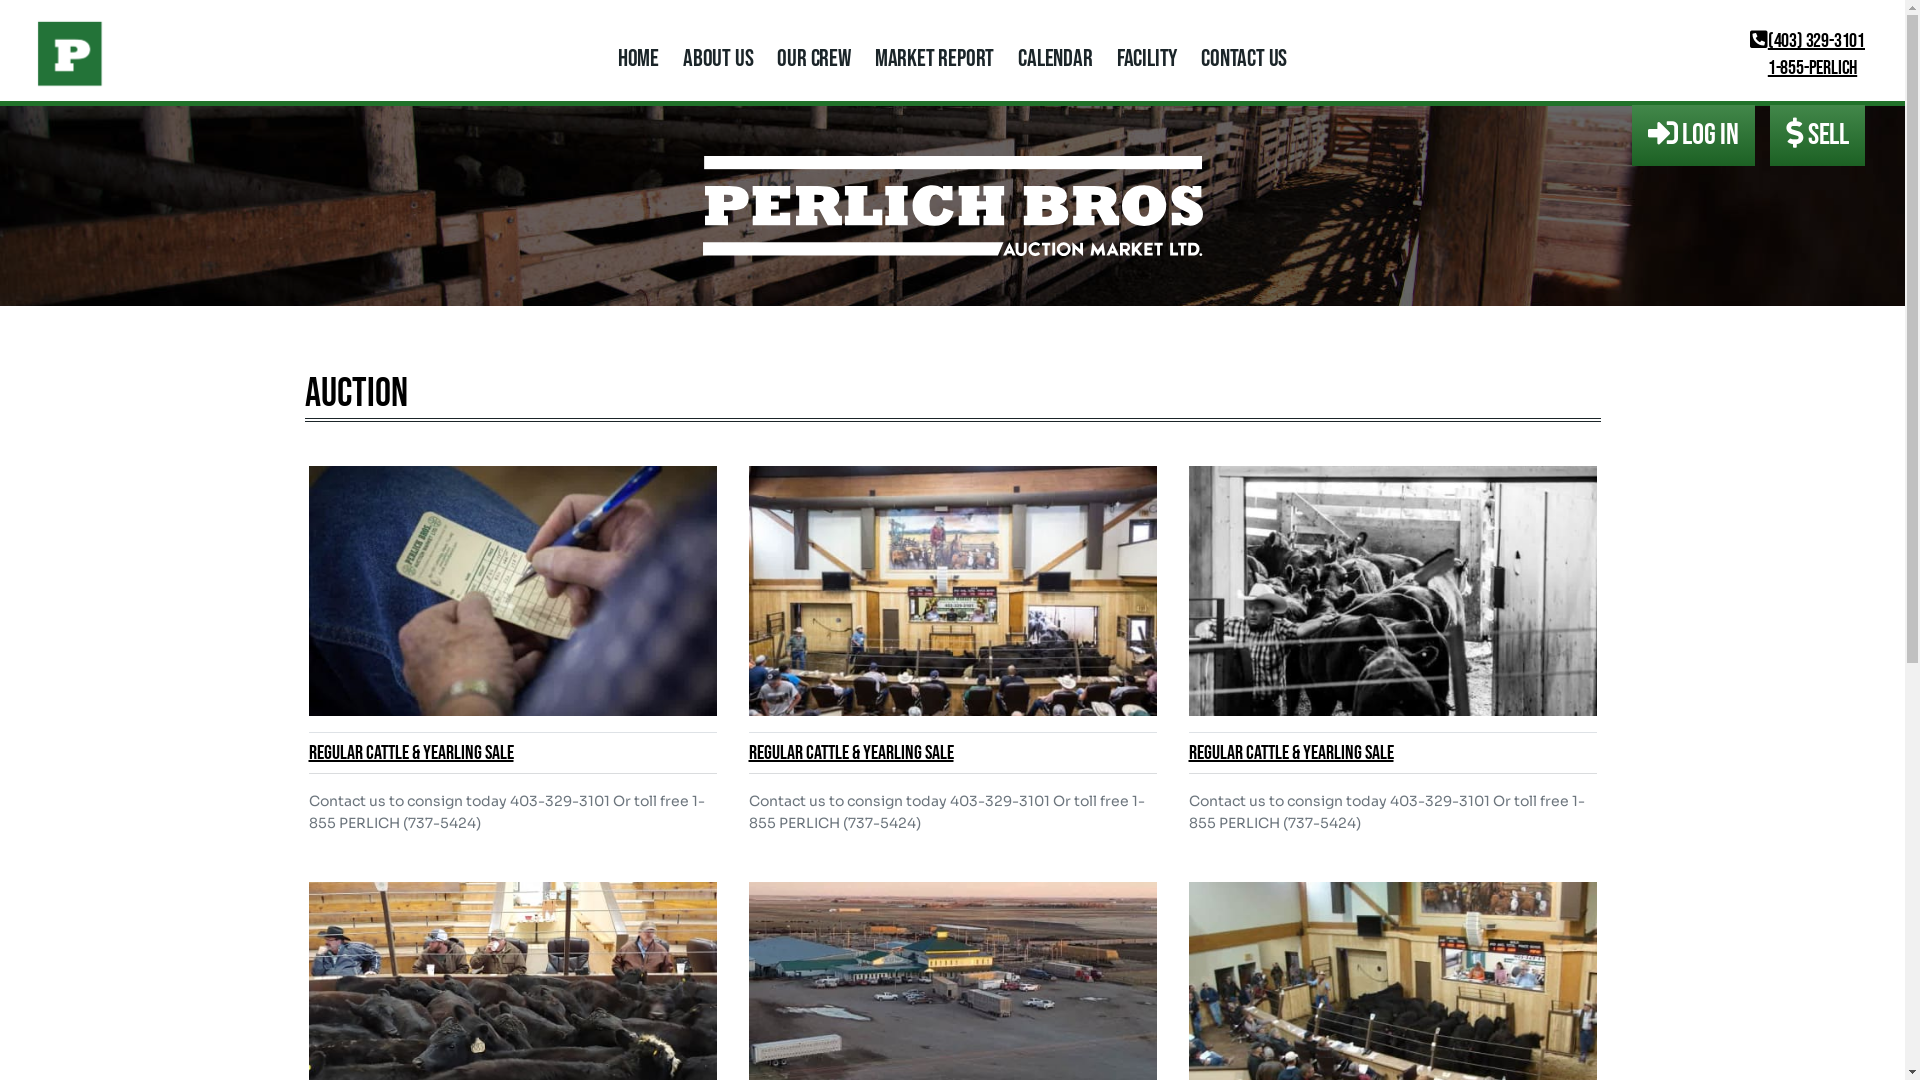 Image resolution: width=1920 pixels, height=1080 pixels. I want to click on 'ABOUT US', so click(718, 57).